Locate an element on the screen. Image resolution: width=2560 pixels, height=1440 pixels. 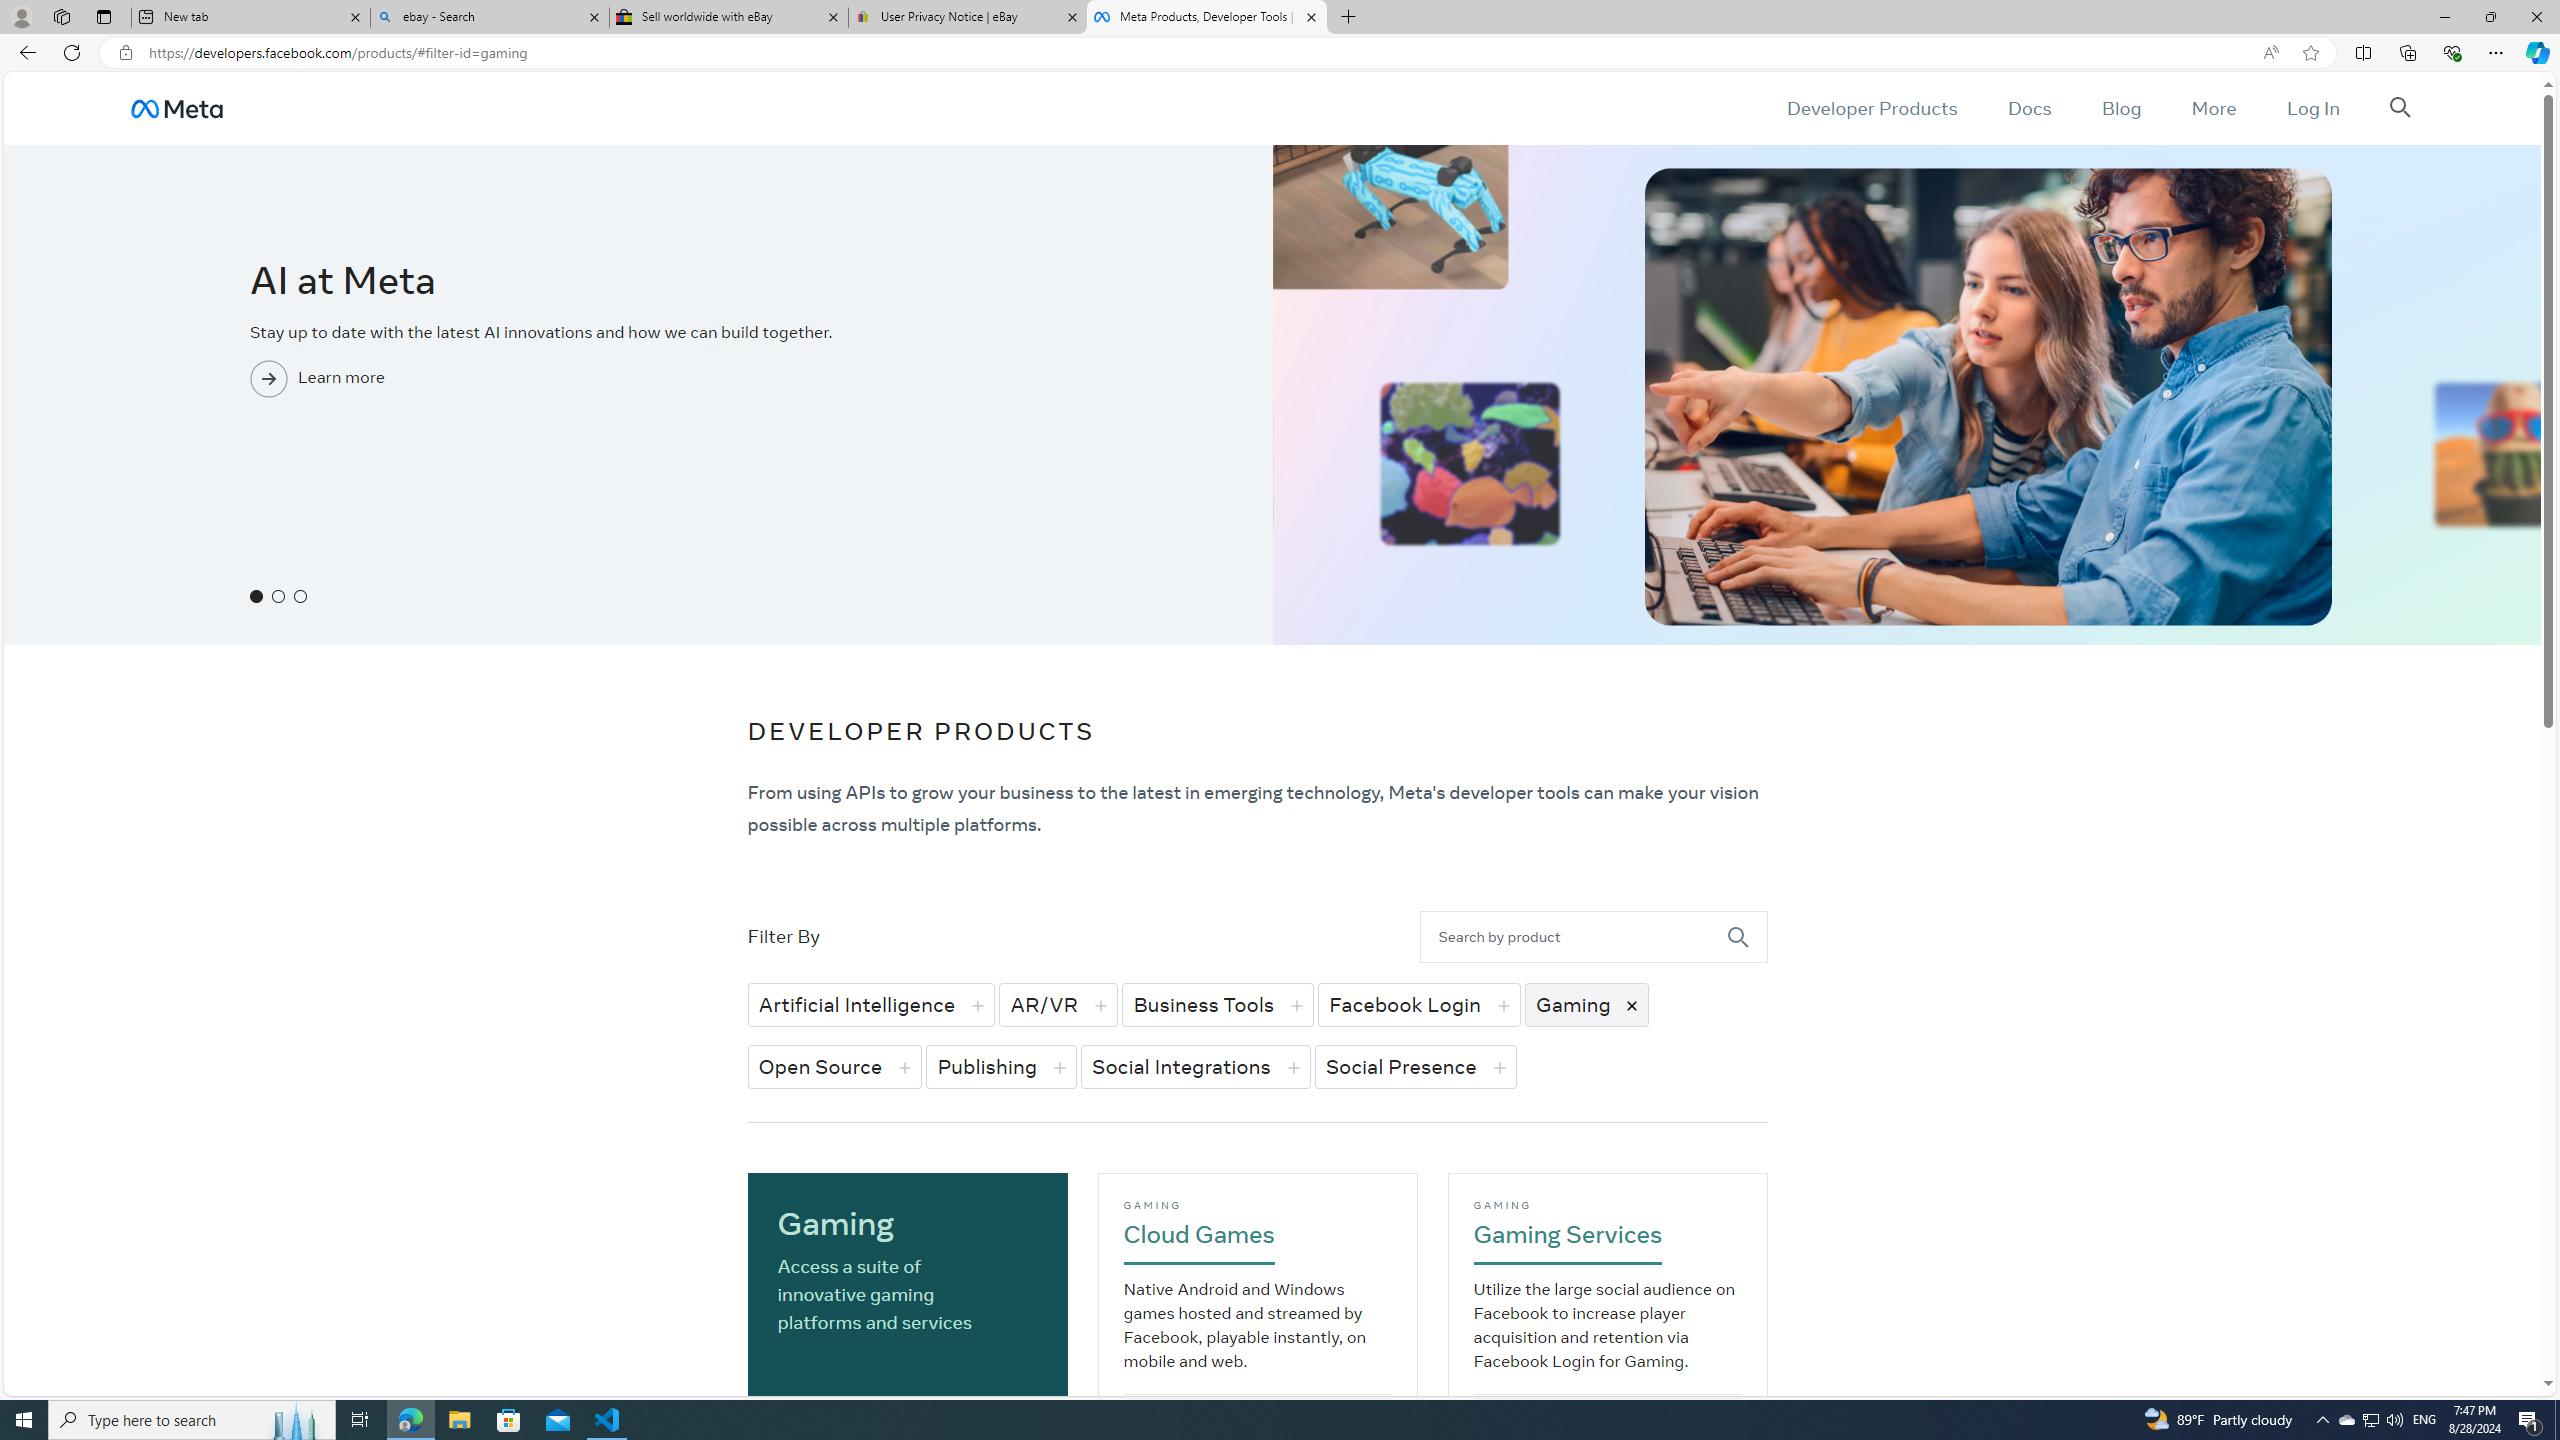
'Show slide 3' is located at coordinates (299, 595).